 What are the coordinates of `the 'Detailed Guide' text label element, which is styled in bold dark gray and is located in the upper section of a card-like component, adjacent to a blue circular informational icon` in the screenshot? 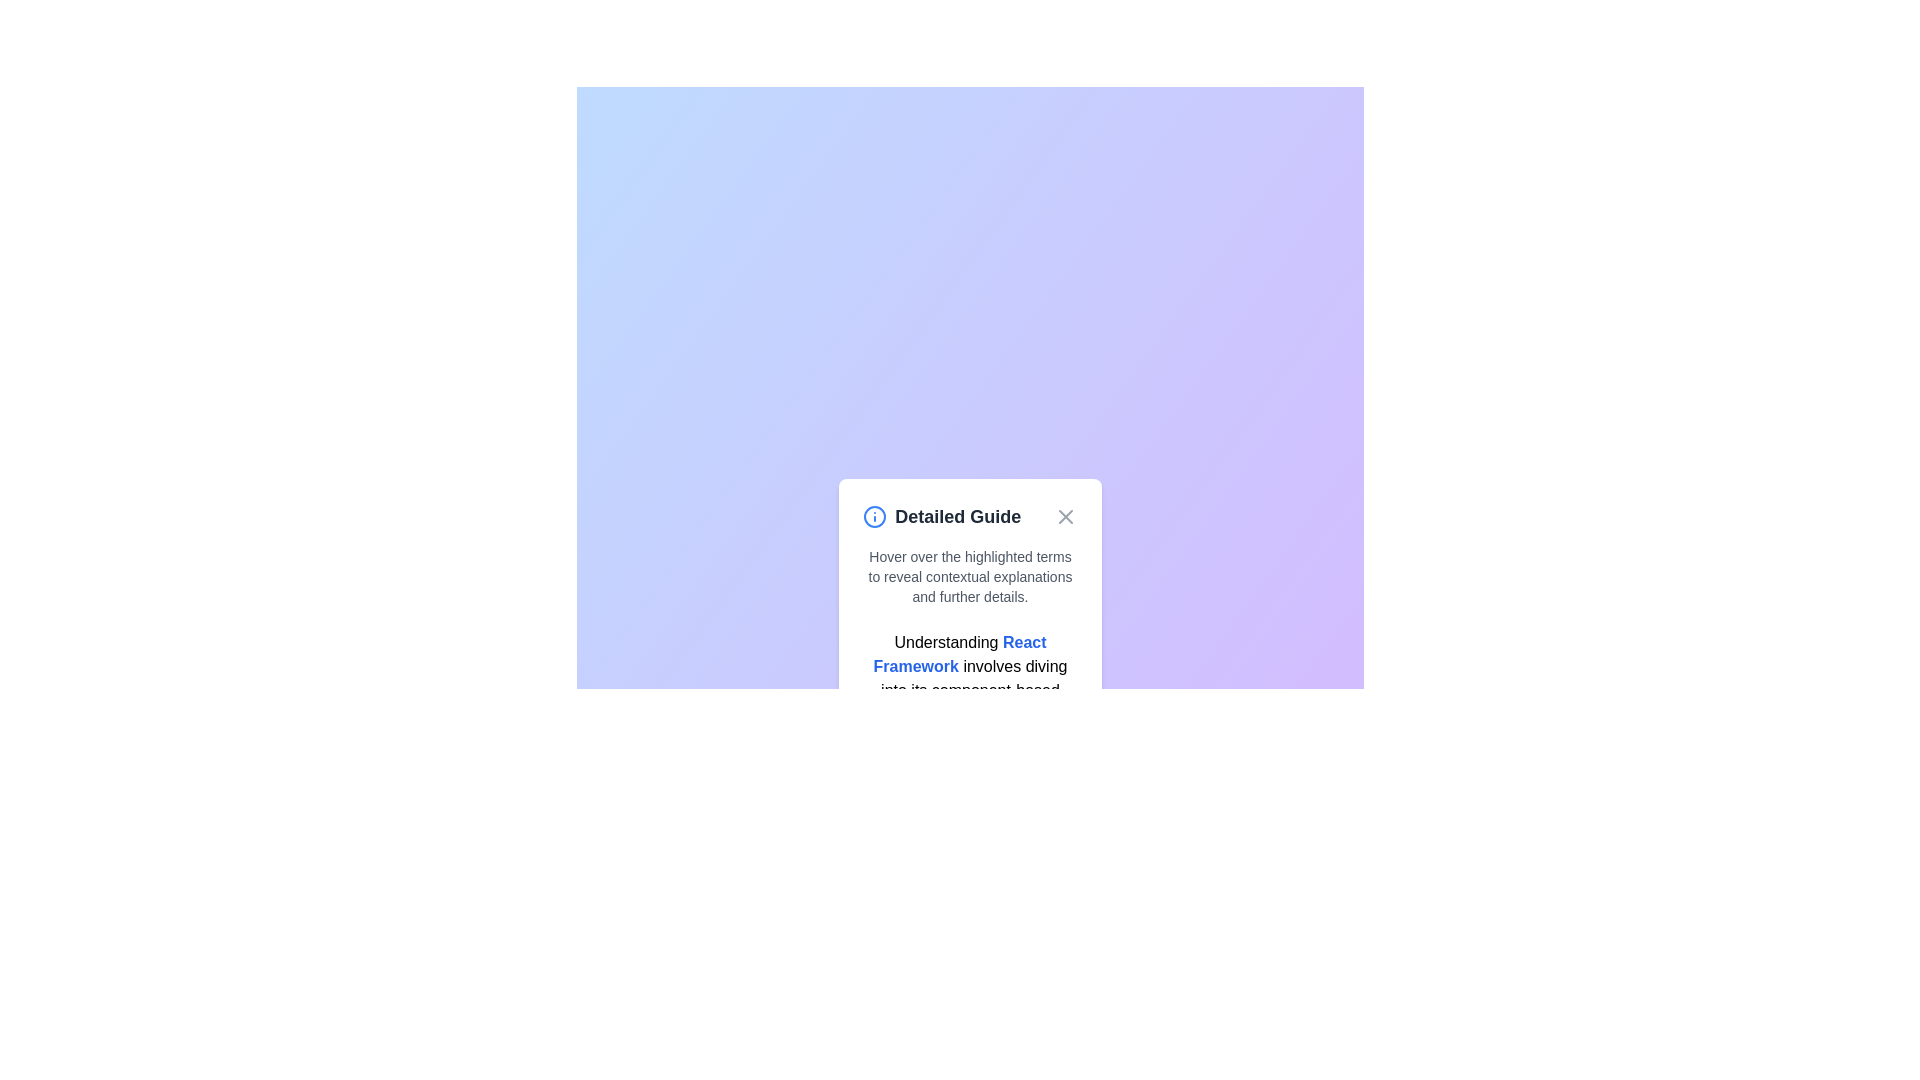 It's located at (941, 515).